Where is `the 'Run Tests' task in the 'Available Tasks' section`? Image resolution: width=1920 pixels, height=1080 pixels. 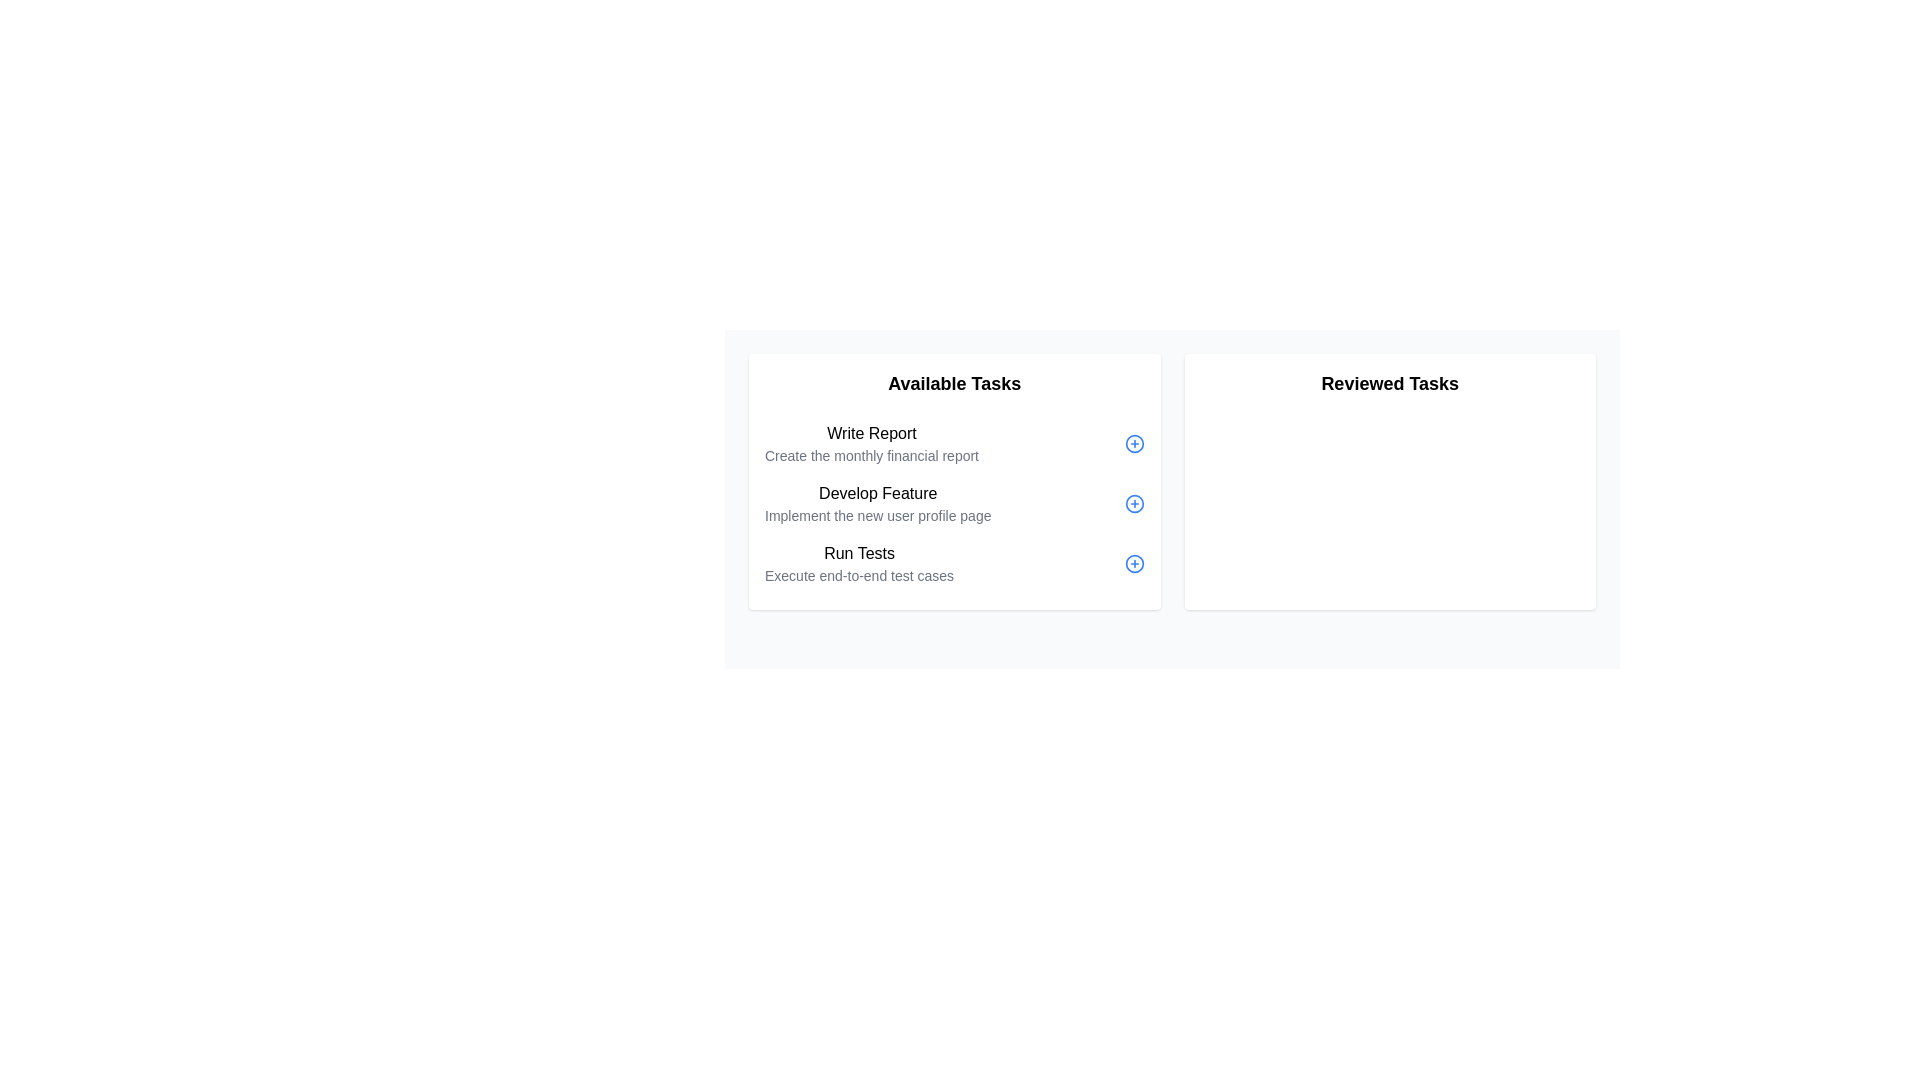
the 'Run Tests' task in the 'Available Tasks' section is located at coordinates (859, 563).